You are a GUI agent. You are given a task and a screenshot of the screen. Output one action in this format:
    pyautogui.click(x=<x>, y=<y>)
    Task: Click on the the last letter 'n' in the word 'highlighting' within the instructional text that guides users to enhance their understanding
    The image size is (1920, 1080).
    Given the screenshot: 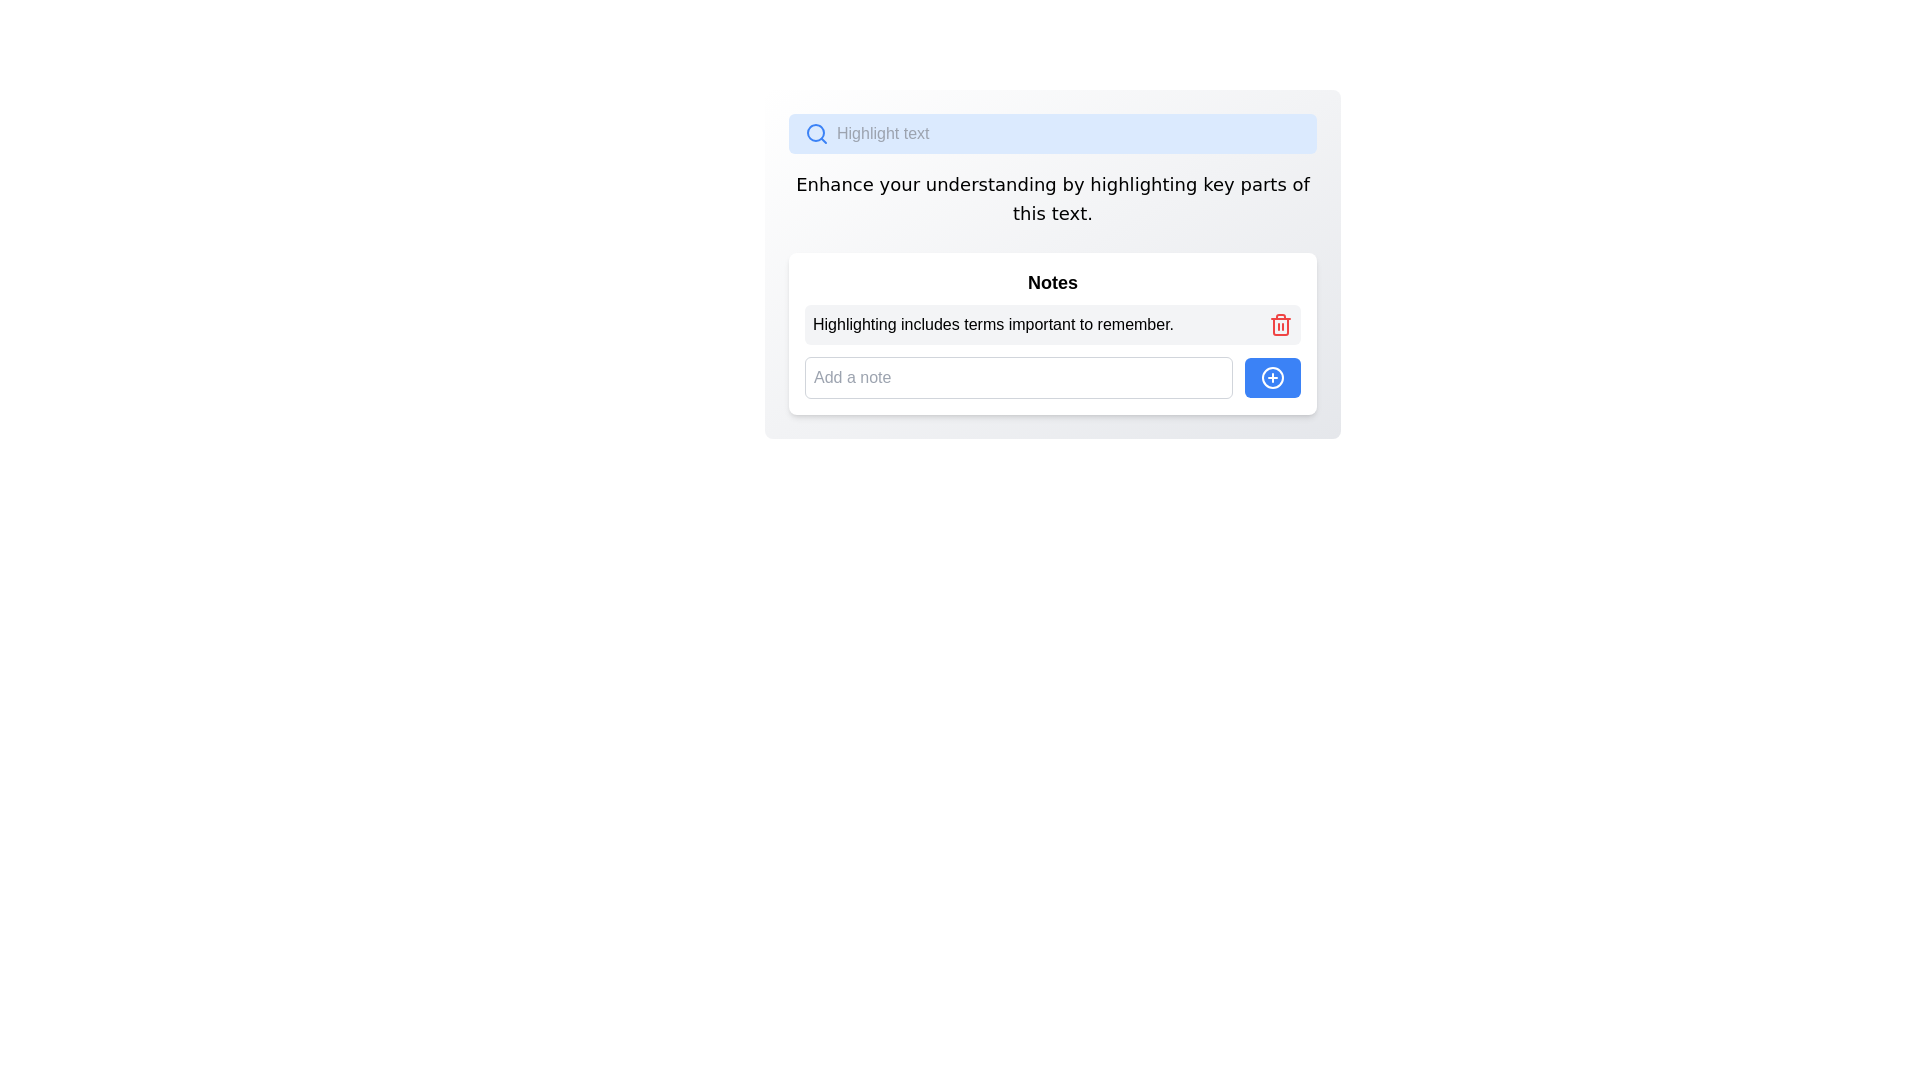 What is the action you would take?
    pyautogui.click(x=1180, y=184)
    